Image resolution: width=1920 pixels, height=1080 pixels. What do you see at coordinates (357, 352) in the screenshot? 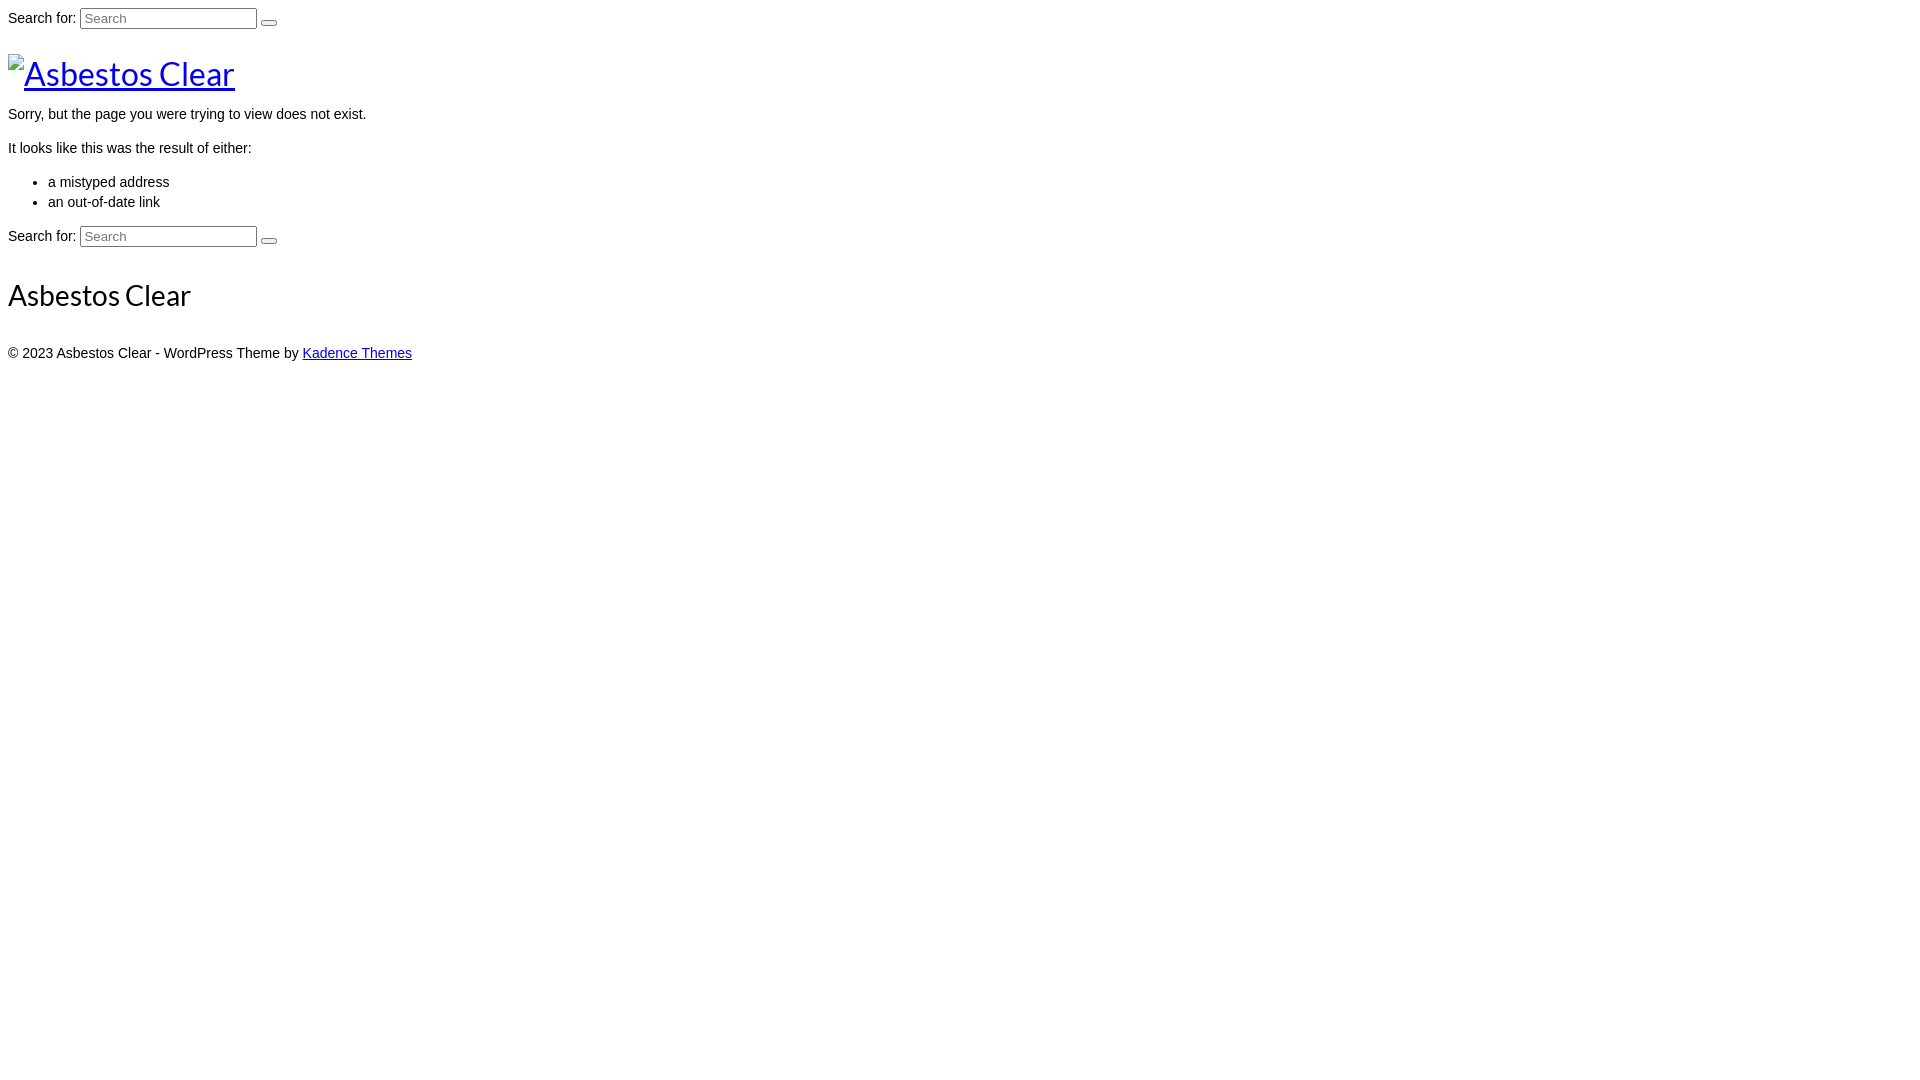
I see `'Kadence Themes'` at bounding box center [357, 352].